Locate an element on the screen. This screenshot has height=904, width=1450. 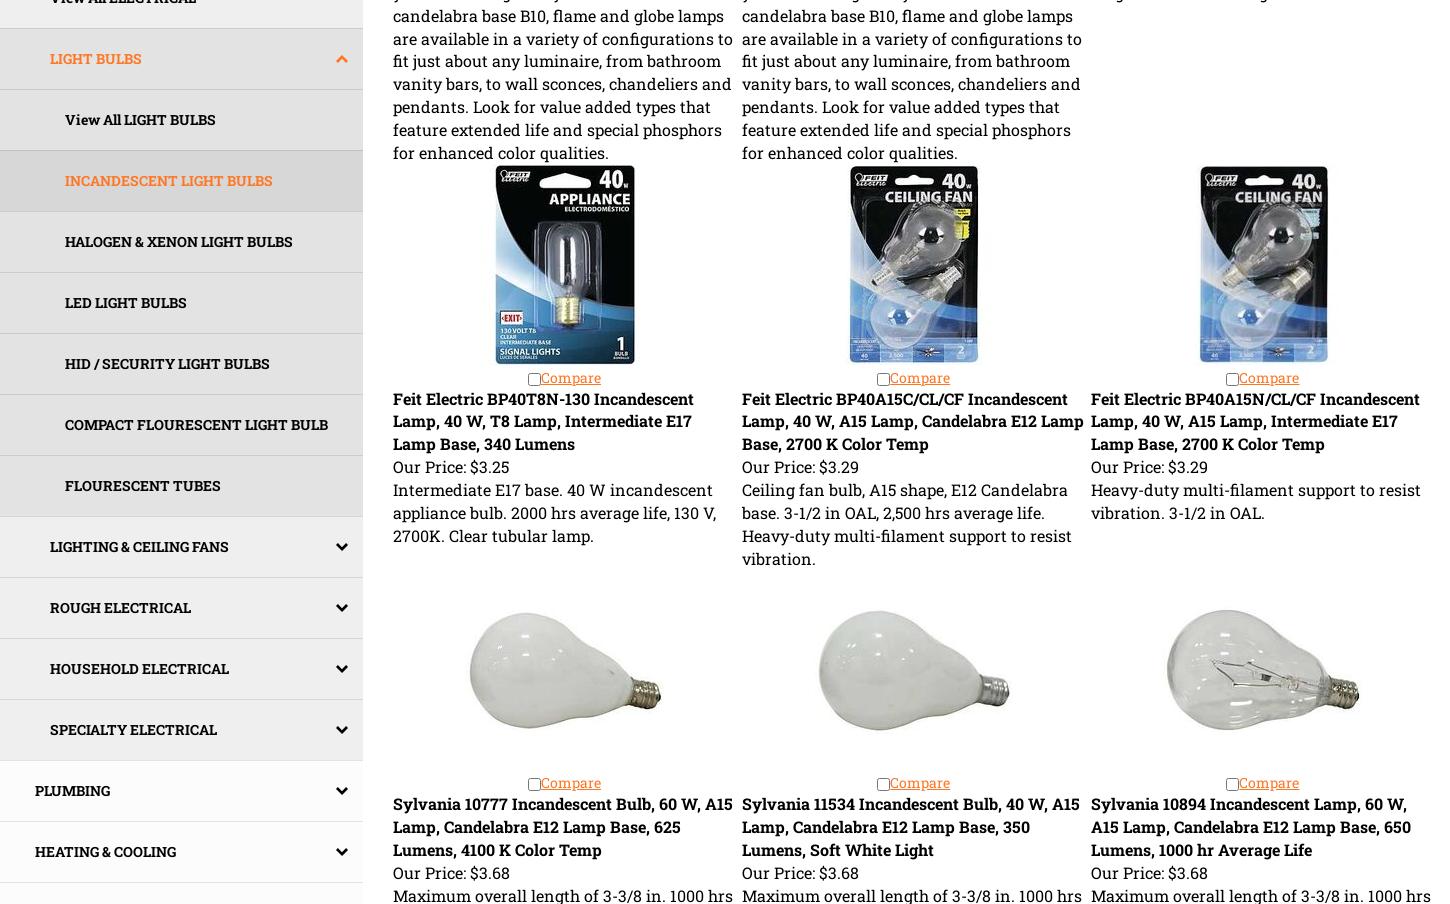
'Feit Electric BP40A15N/CL/CF Incandescent Lamp, 40 W, A15 Lamp, Intermediate E17 Lamp Base, 2700 K Color Temp' is located at coordinates (1254, 420).